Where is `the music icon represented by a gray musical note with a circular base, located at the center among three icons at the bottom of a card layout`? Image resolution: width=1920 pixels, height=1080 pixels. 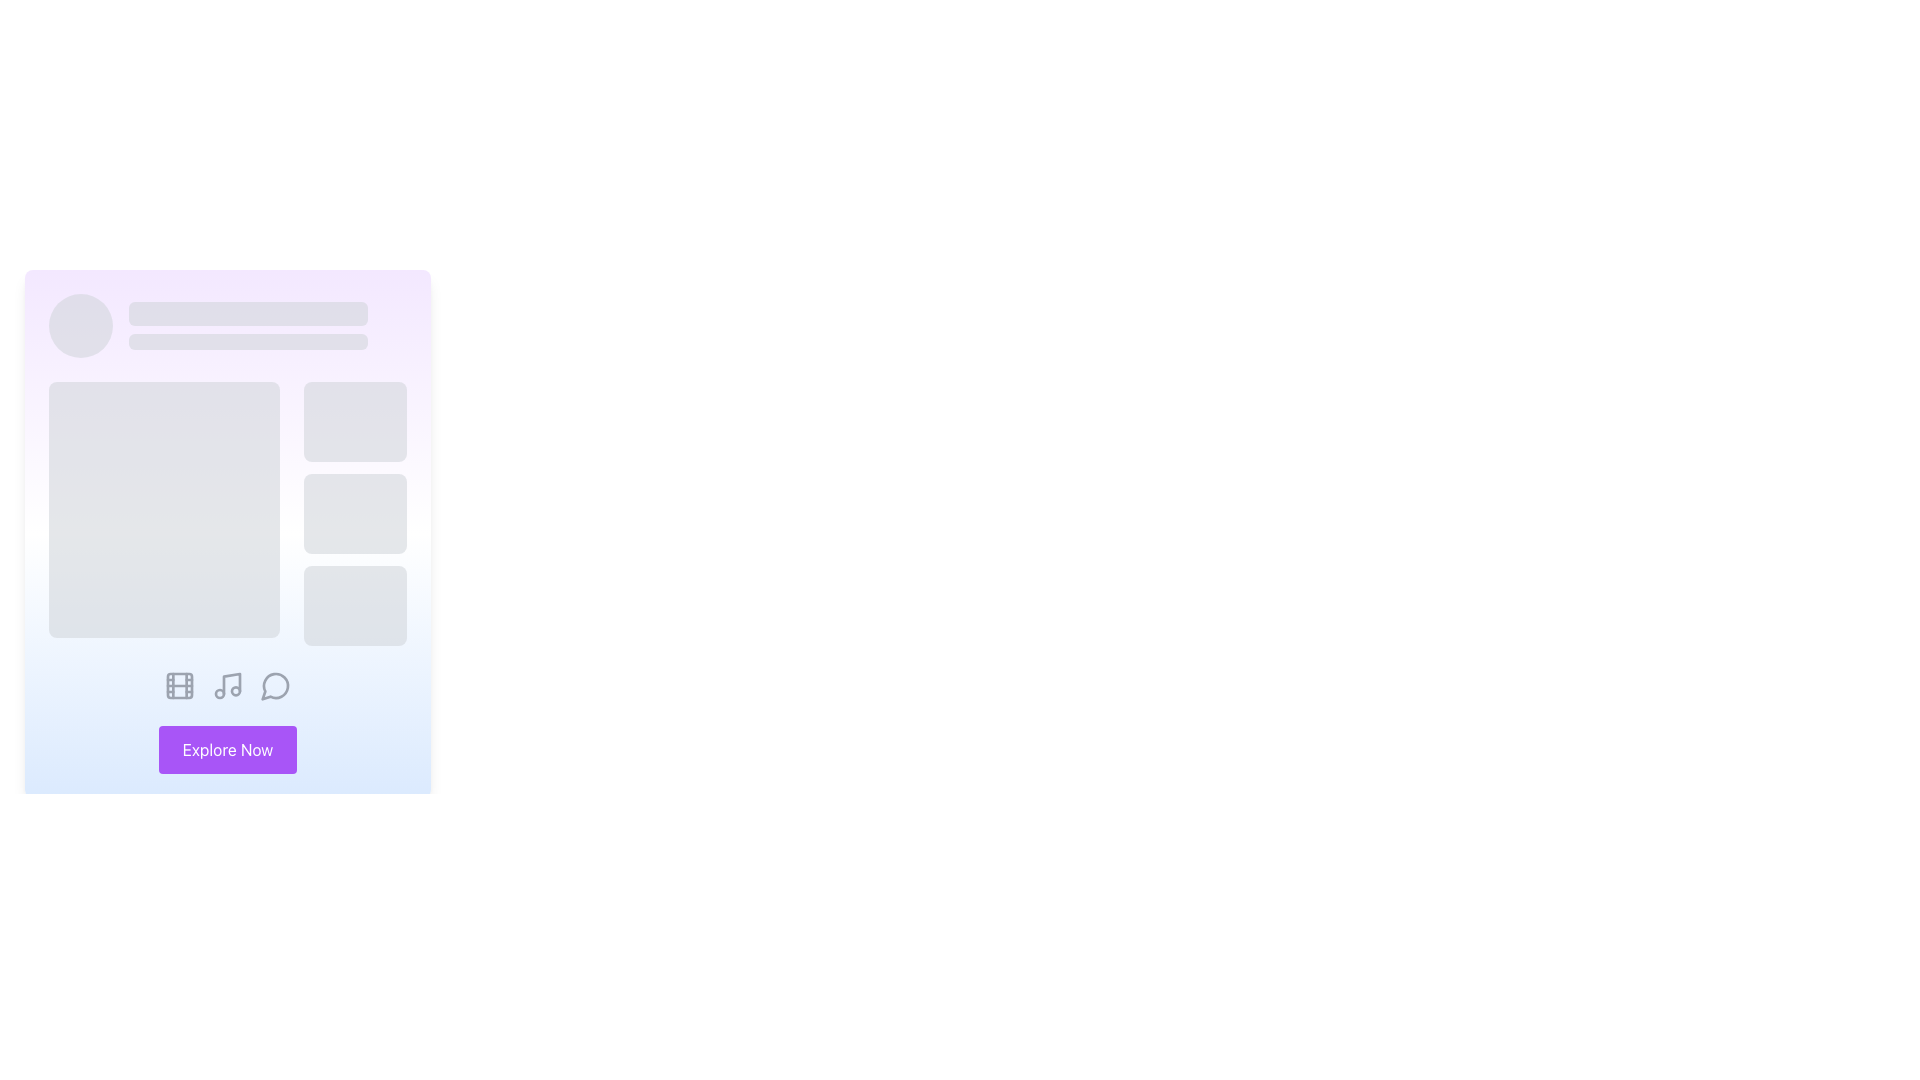
the music icon represented by a gray musical note with a circular base, located at the center among three icons at the bottom of a card layout is located at coordinates (227, 685).